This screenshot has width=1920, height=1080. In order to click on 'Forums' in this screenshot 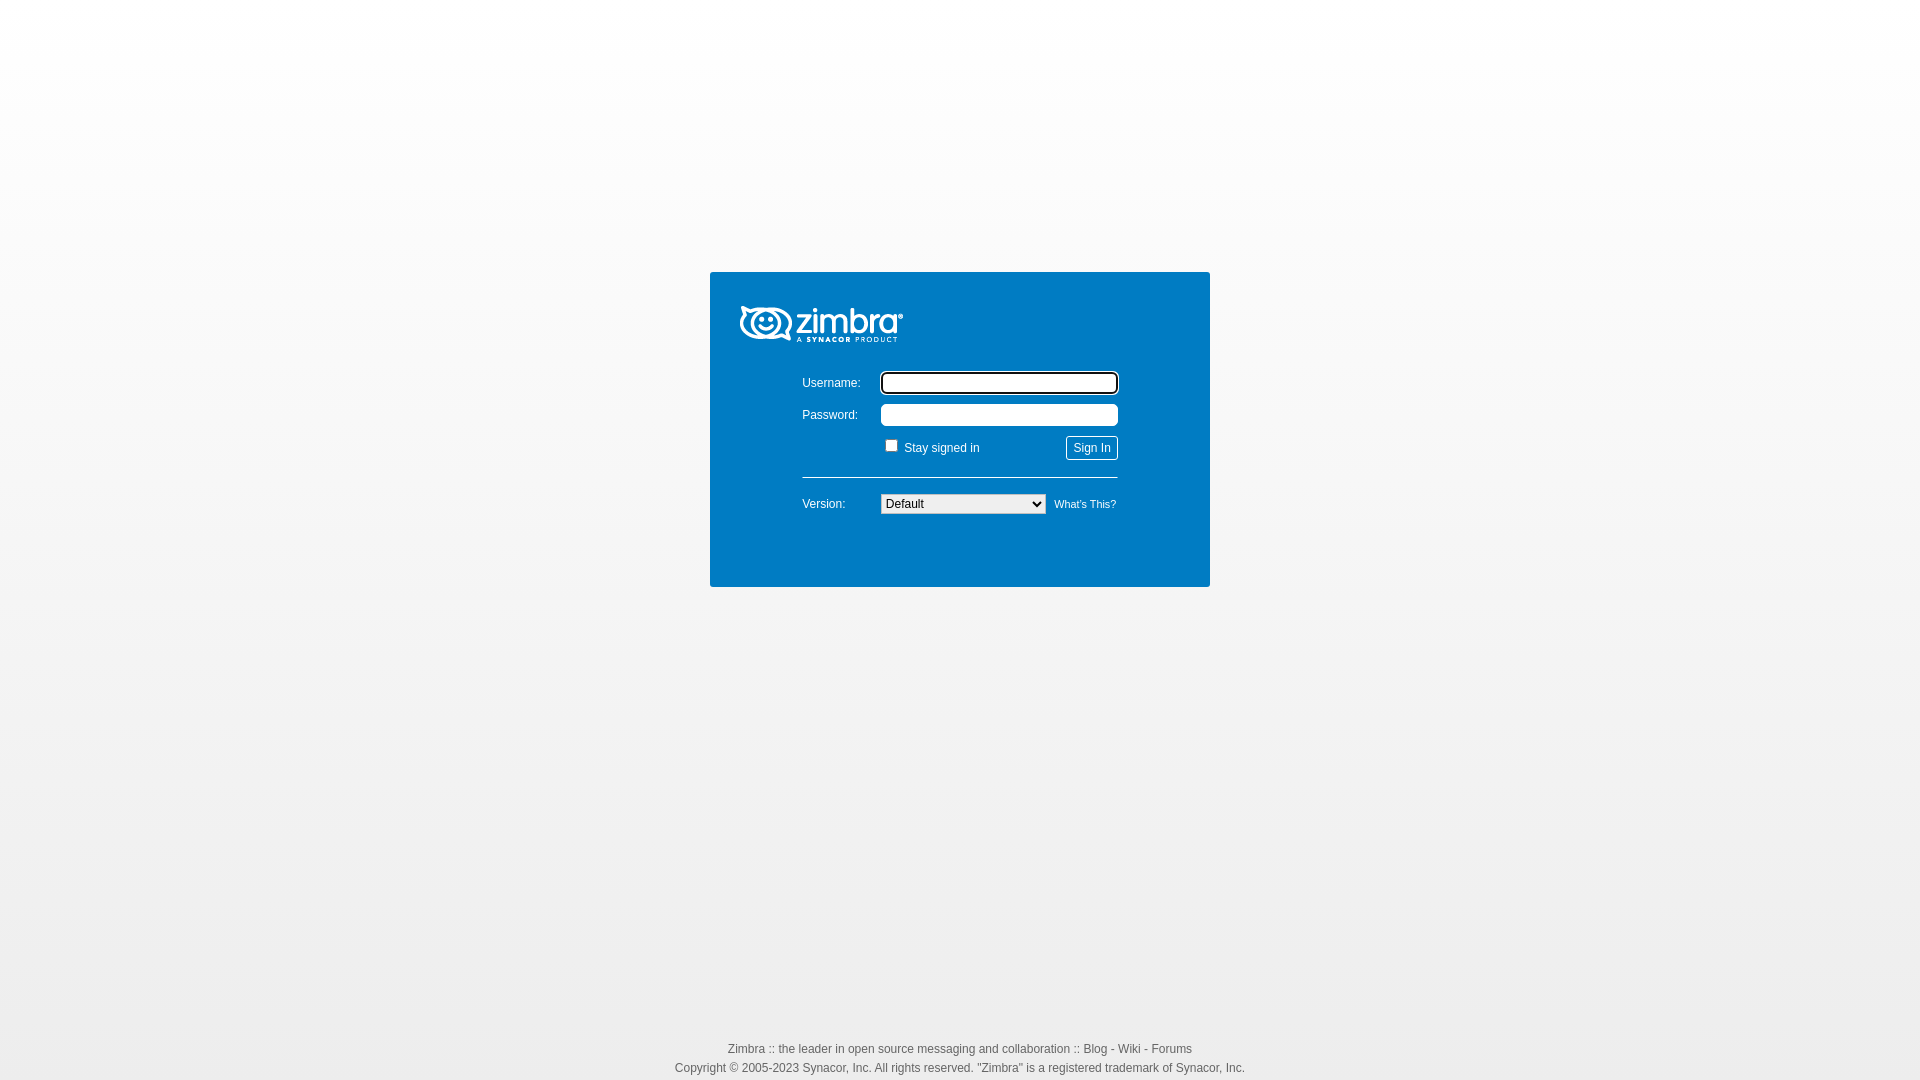, I will do `click(1171, 1048)`.